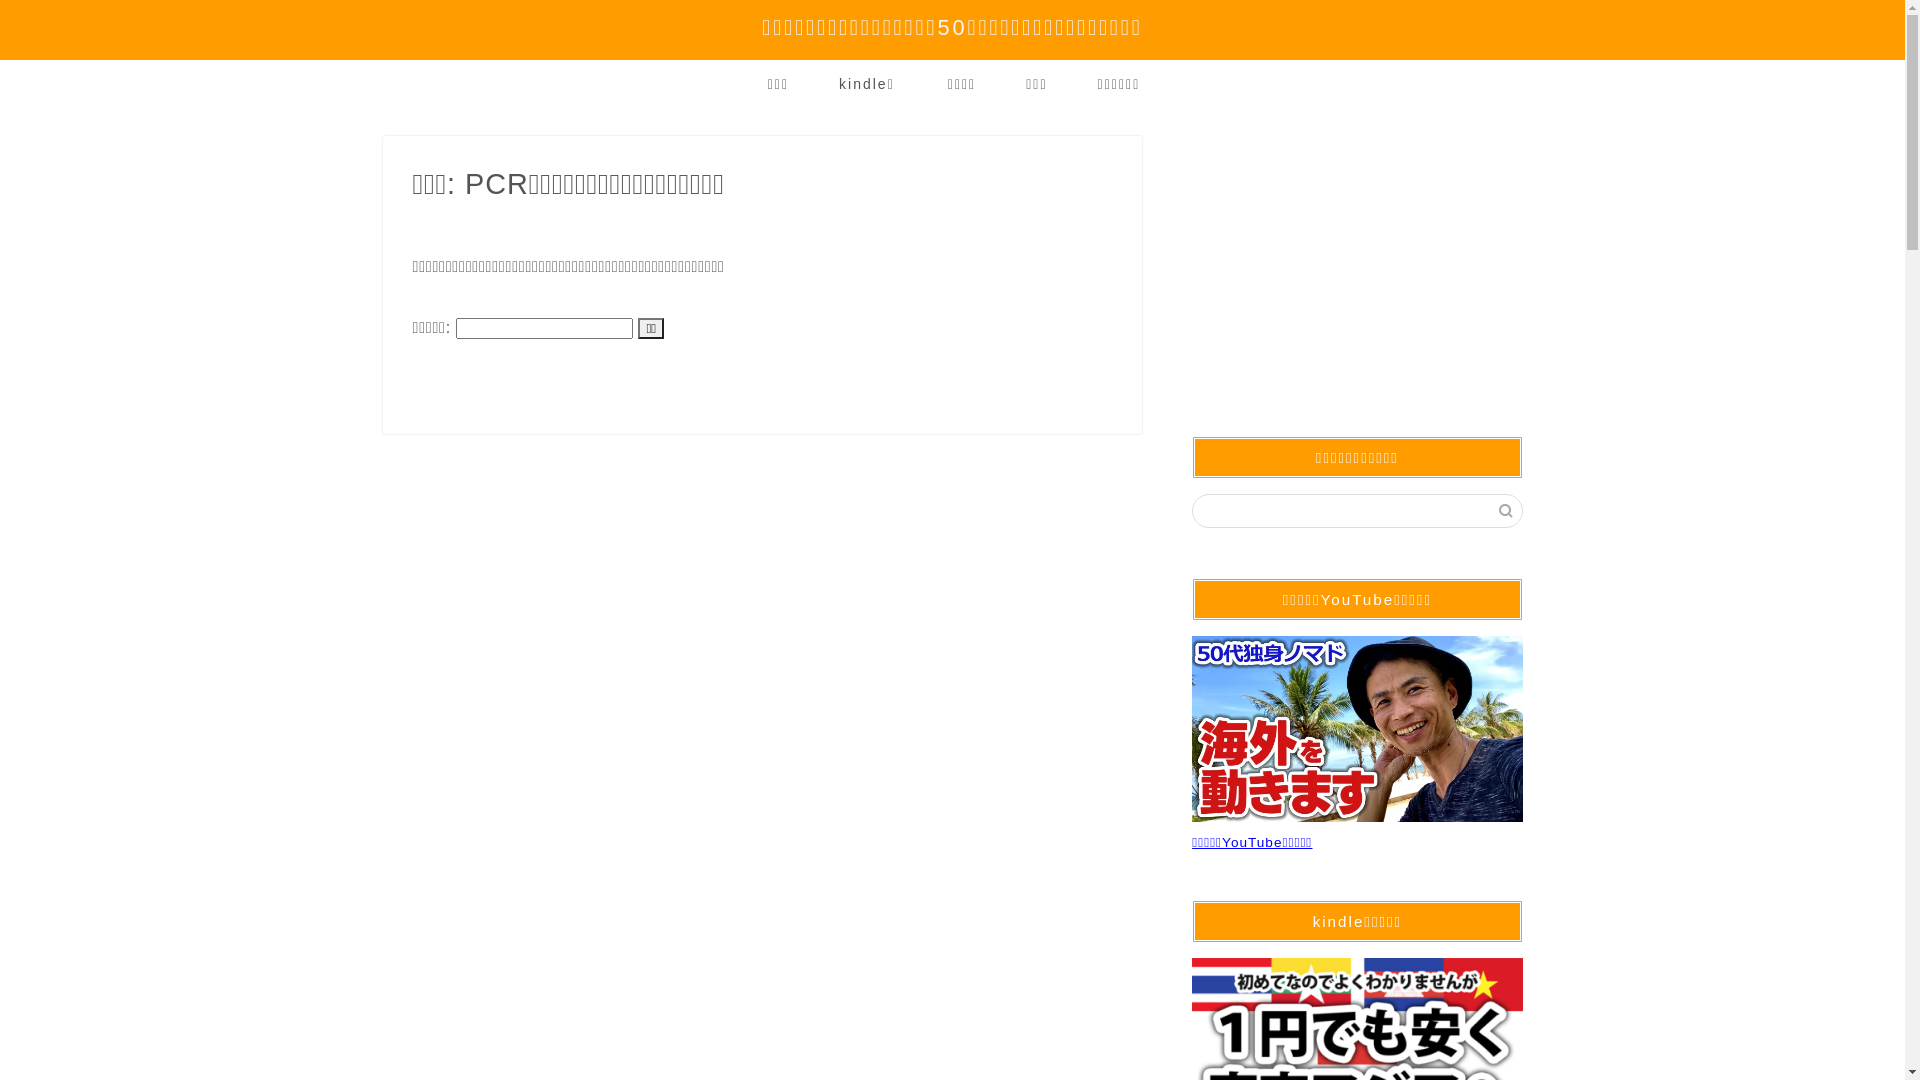 The width and height of the screenshot is (1920, 1080). I want to click on 'Advertisement', so click(1357, 260).